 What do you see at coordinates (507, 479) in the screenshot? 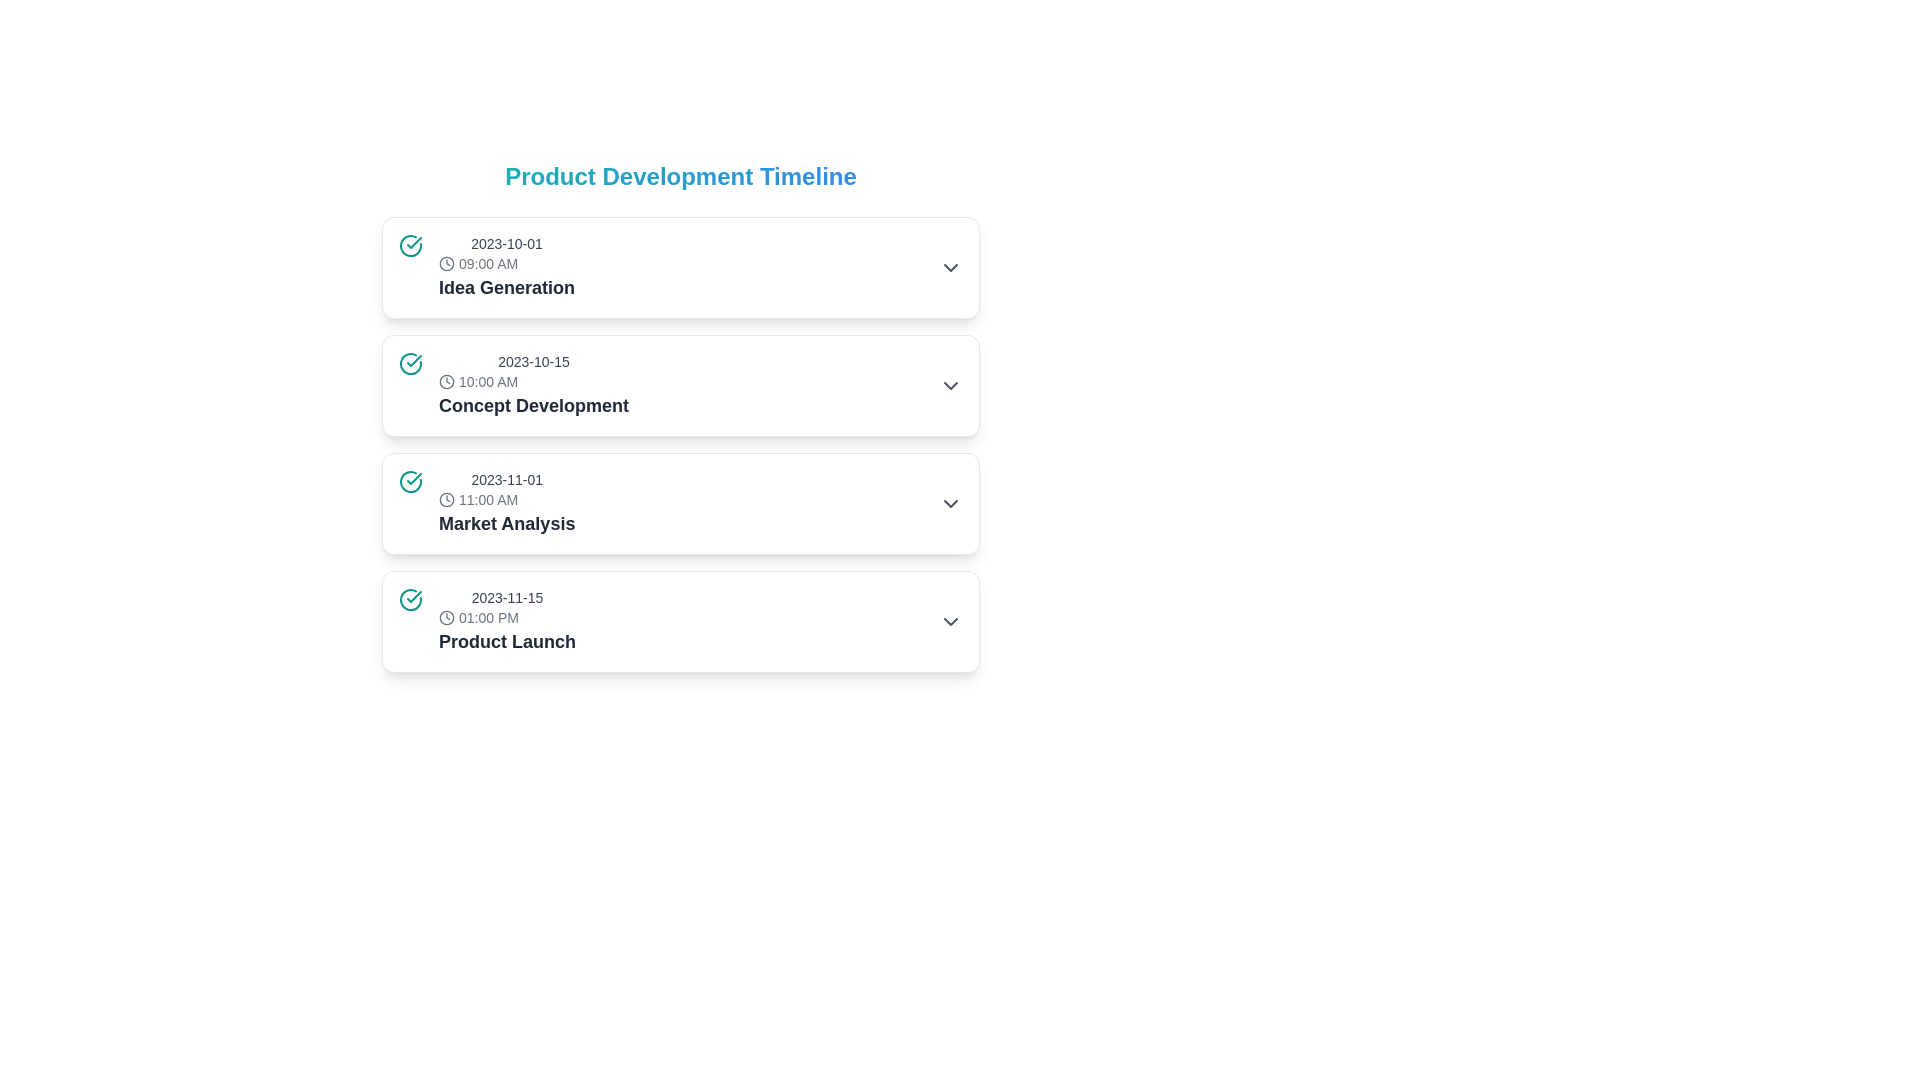
I see `date indicator text label located at the upper section of the 'Market Analysis' item, which is the first item and positioned above the time indicator and event title` at bounding box center [507, 479].